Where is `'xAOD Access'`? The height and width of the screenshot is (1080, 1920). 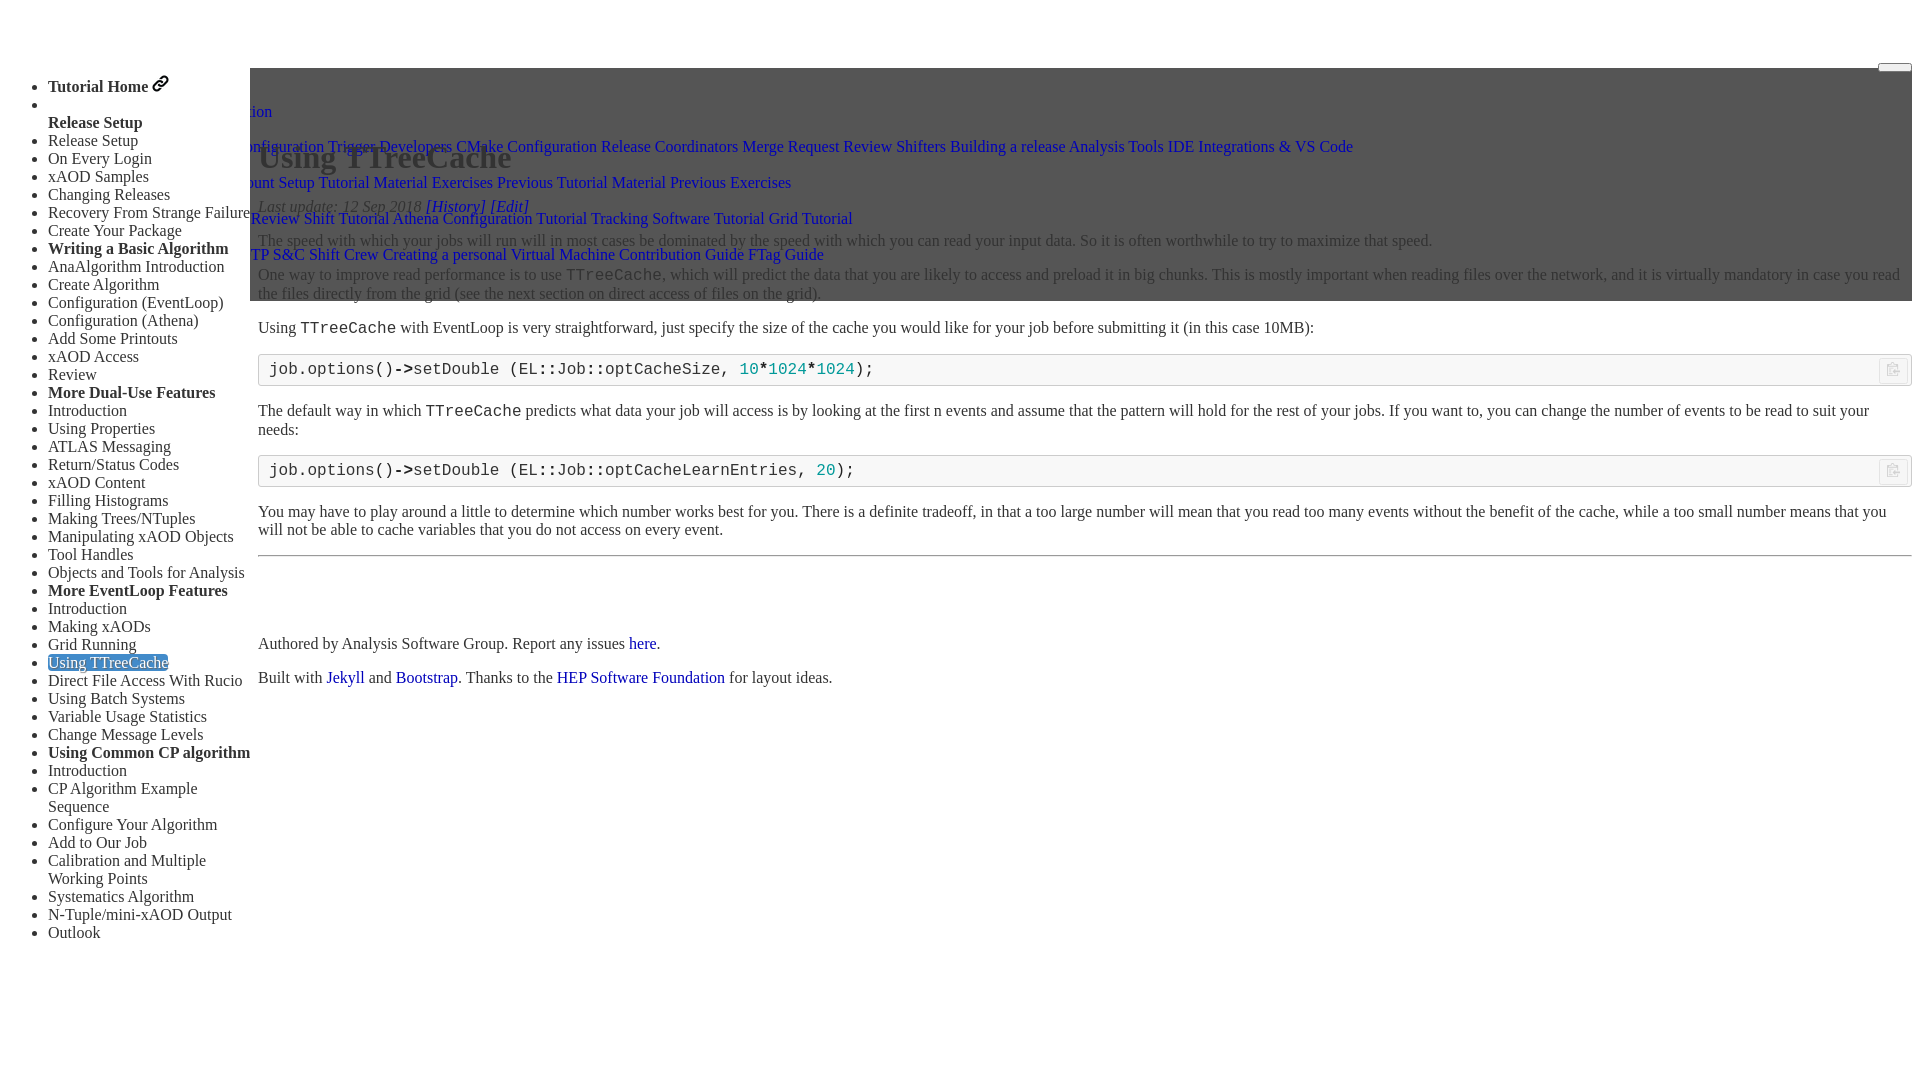
'xAOD Access' is located at coordinates (92, 355).